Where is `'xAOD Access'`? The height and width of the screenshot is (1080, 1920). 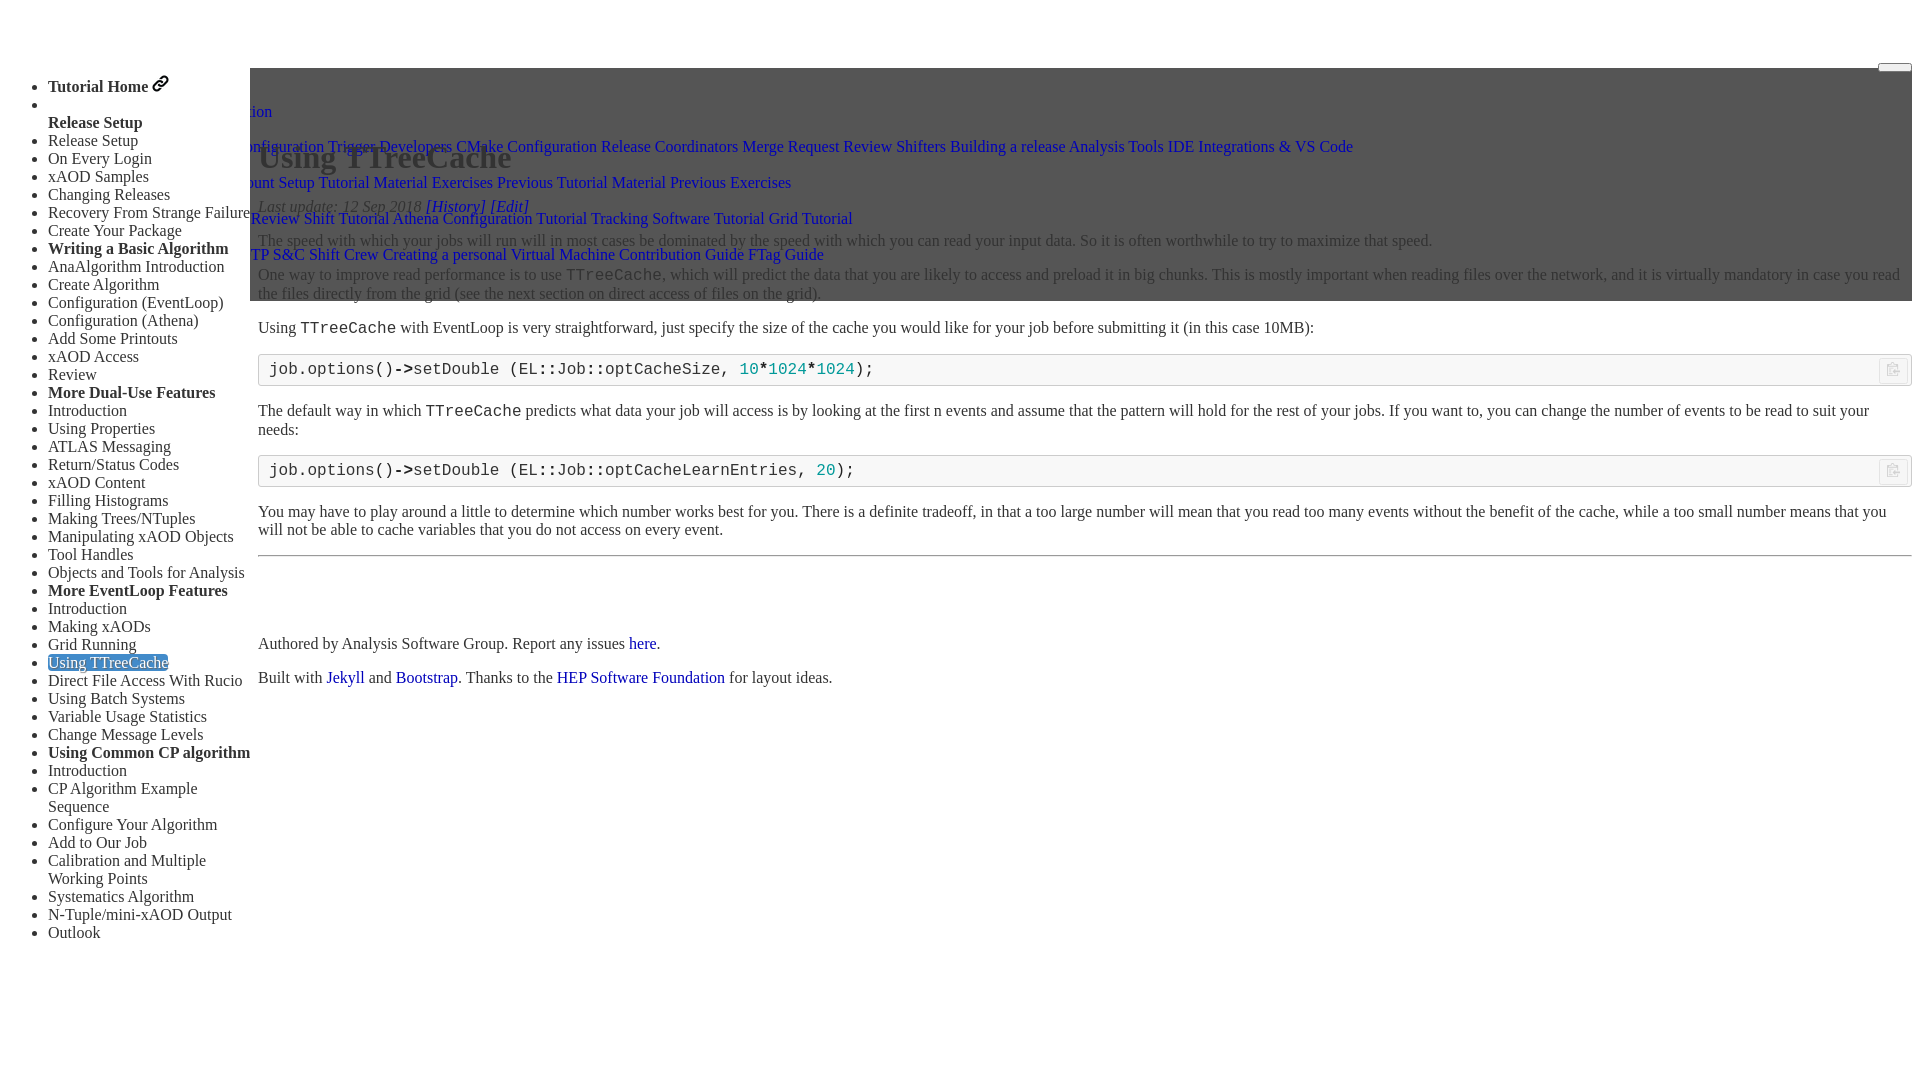
'xAOD Access' is located at coordinates (92, 355).